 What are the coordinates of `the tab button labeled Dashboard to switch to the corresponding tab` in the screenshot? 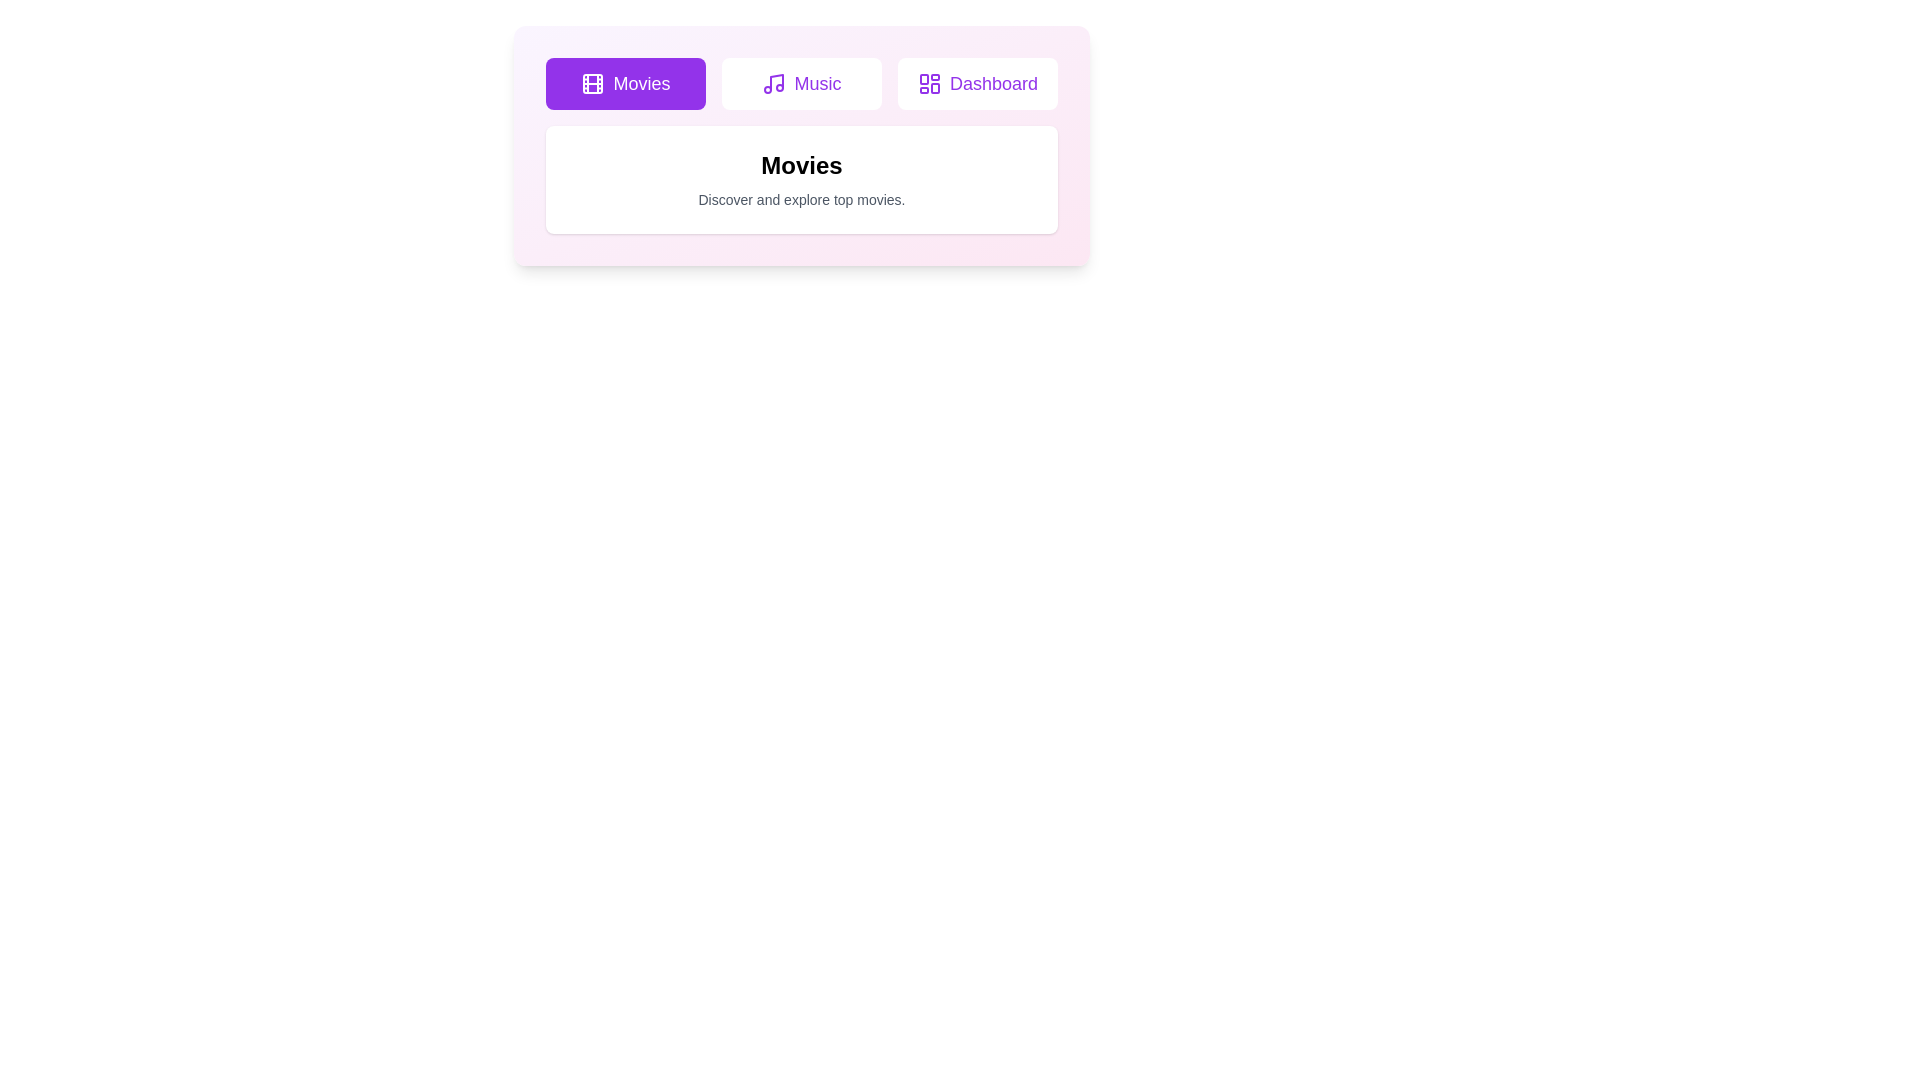 It's located at (978, 83).